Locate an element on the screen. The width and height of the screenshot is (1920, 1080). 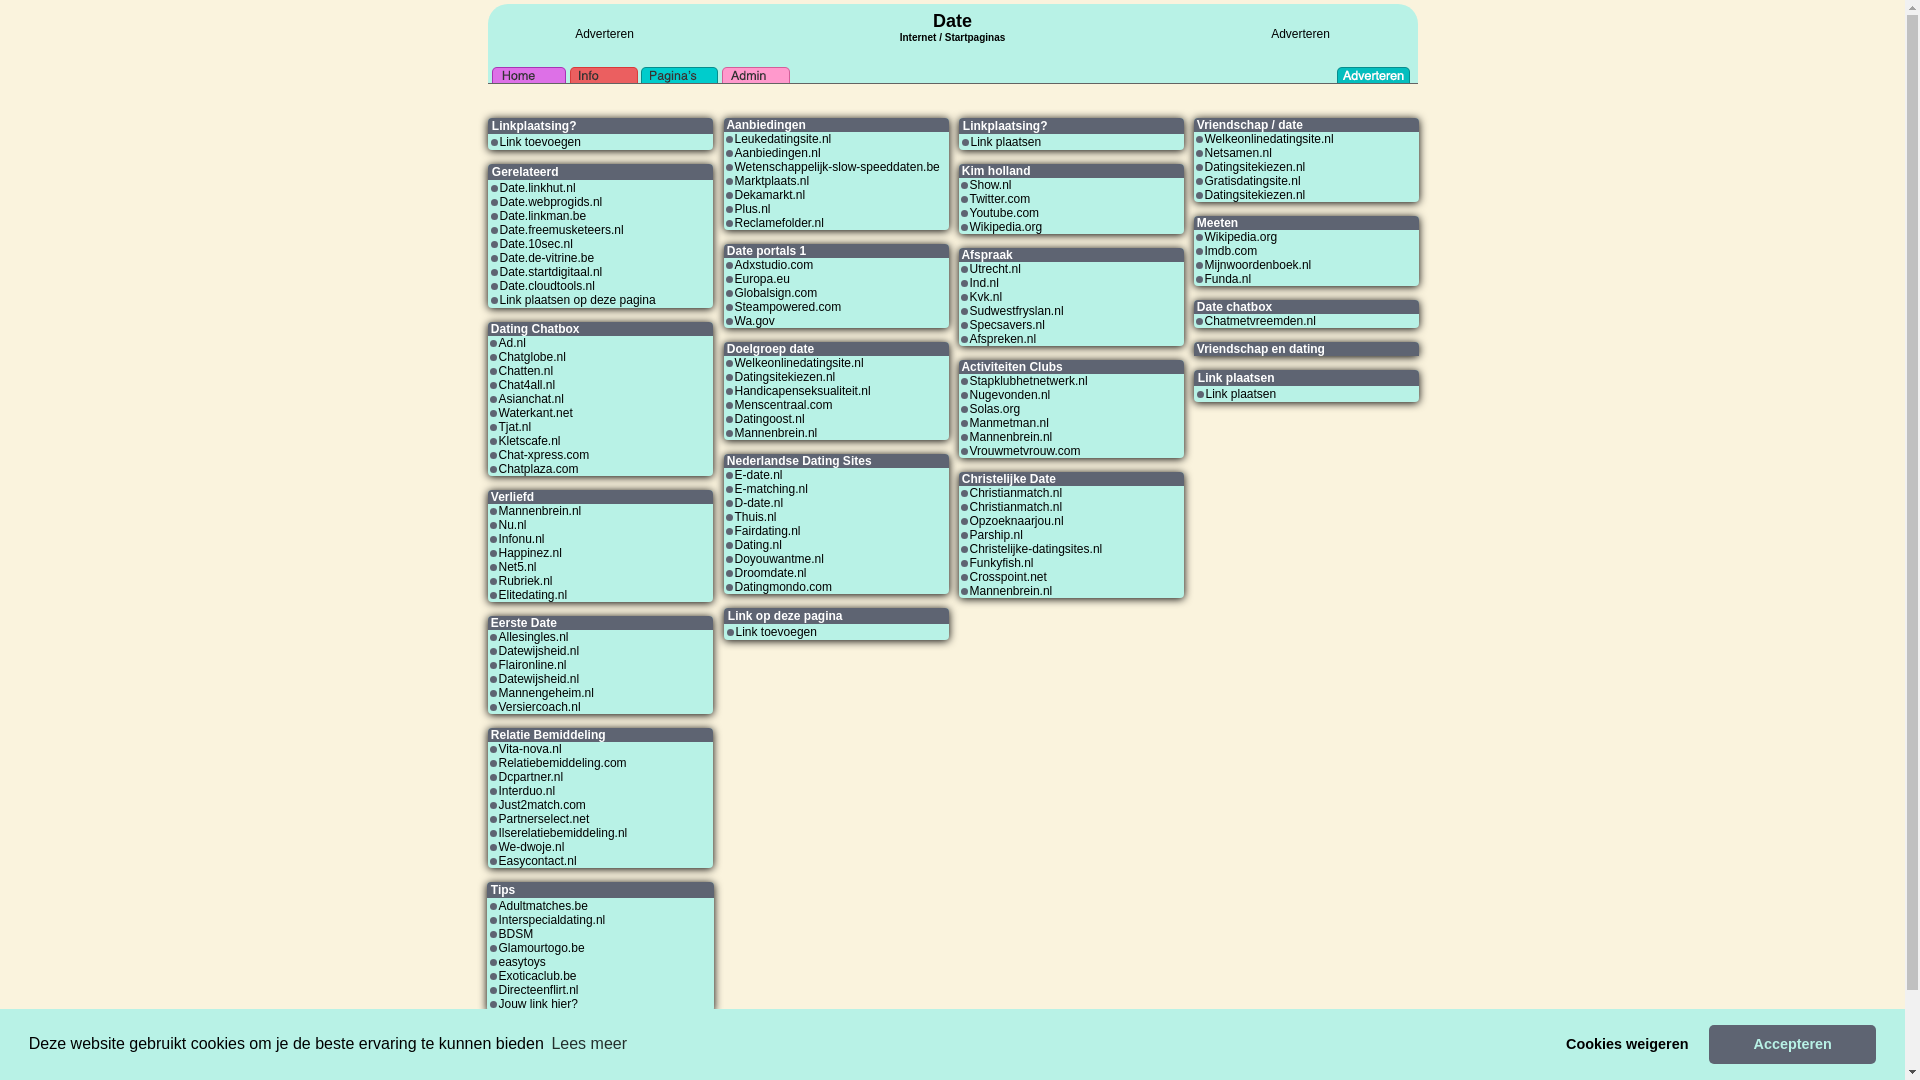
'Link ruilen' is located at coordinates (514, 1067).